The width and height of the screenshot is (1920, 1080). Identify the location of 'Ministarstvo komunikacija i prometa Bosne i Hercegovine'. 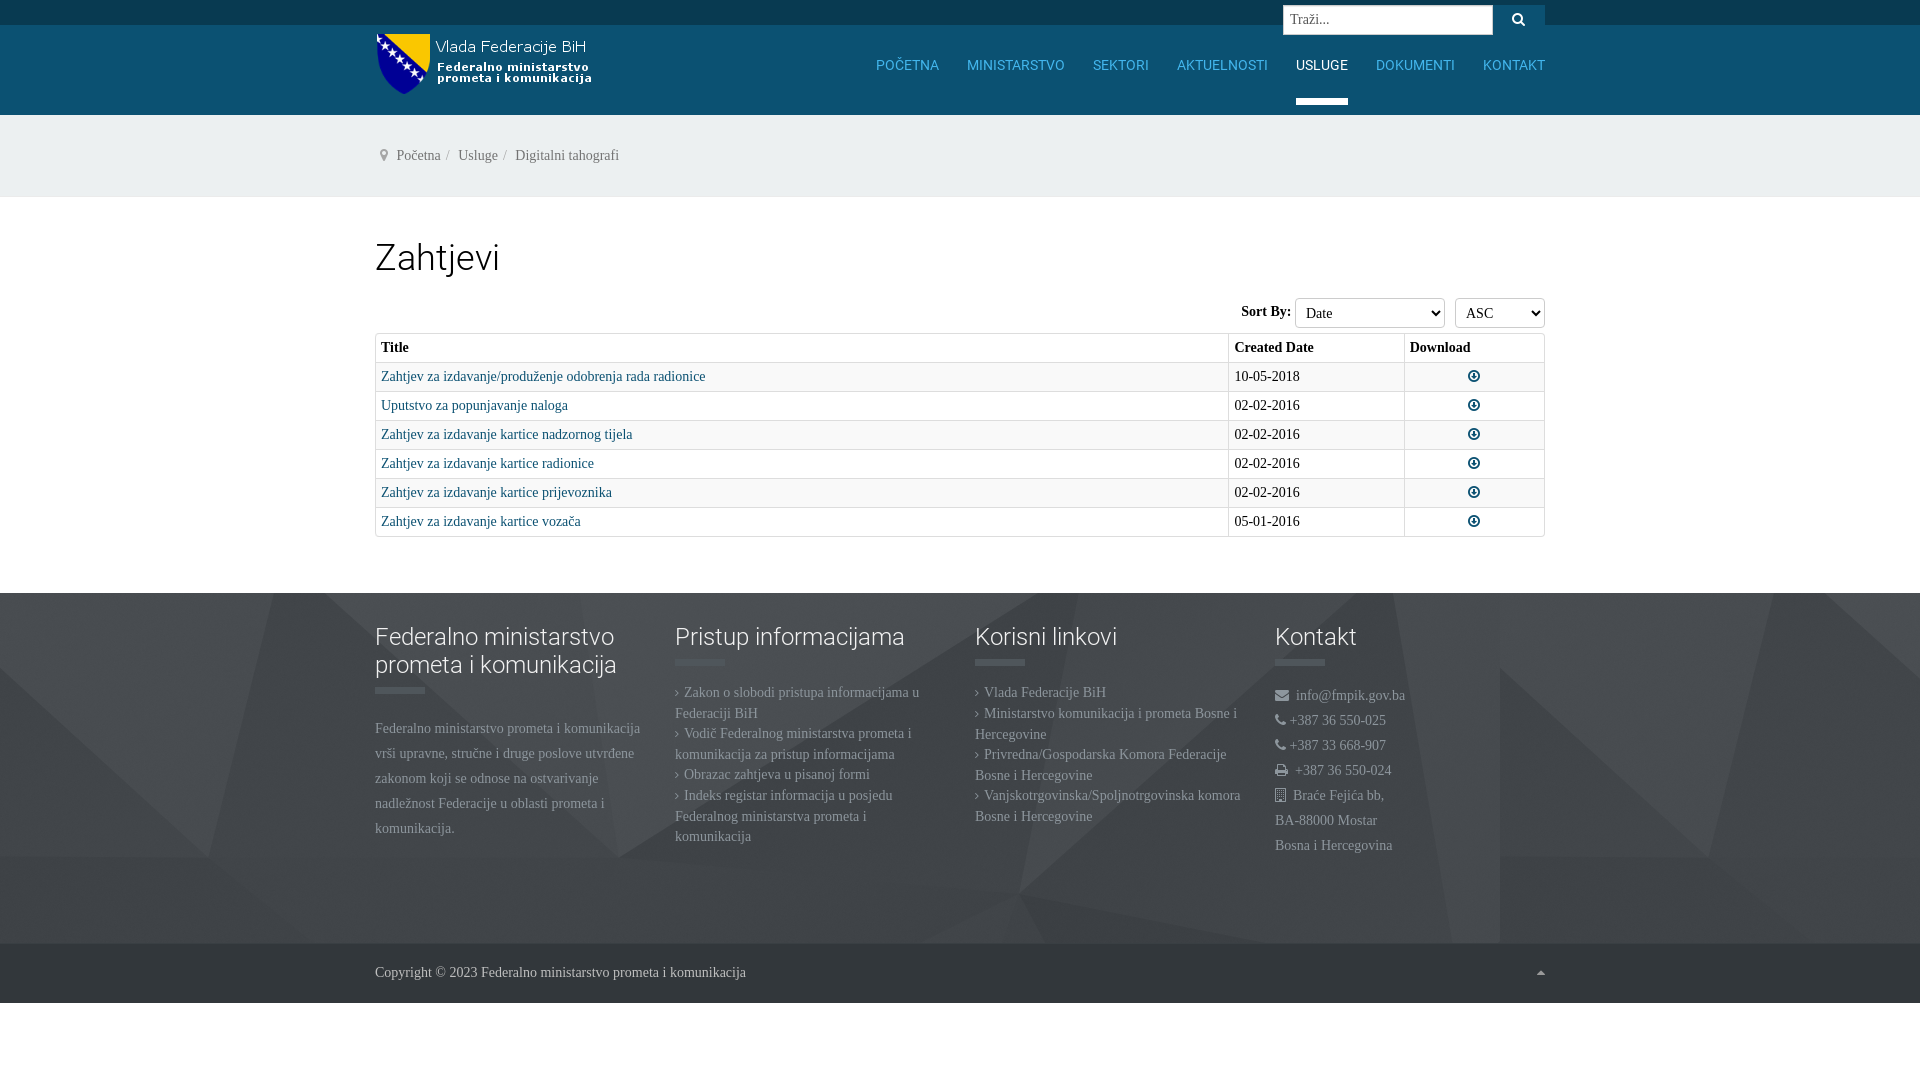
(974, 724).